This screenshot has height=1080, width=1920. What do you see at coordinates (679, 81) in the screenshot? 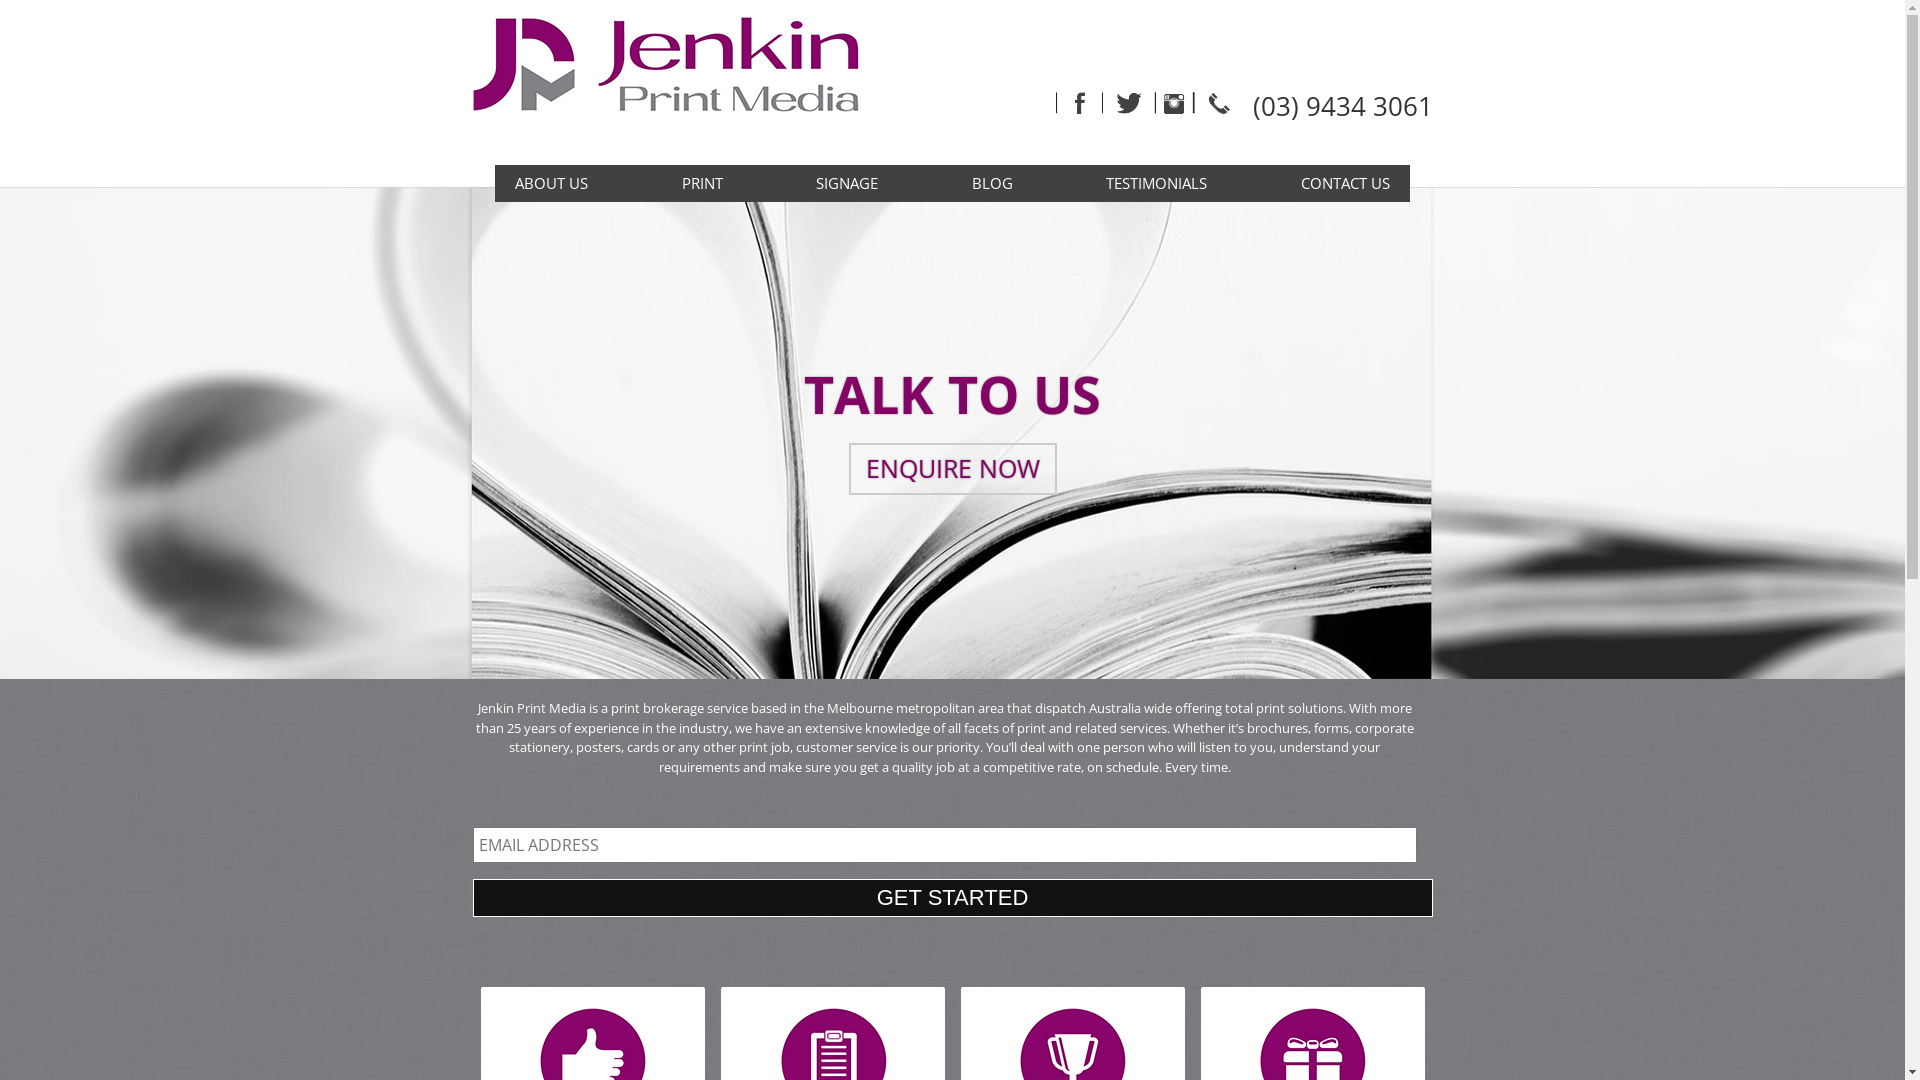
I see `'Jenkin Print Group'` at bounding box center [679, 81].